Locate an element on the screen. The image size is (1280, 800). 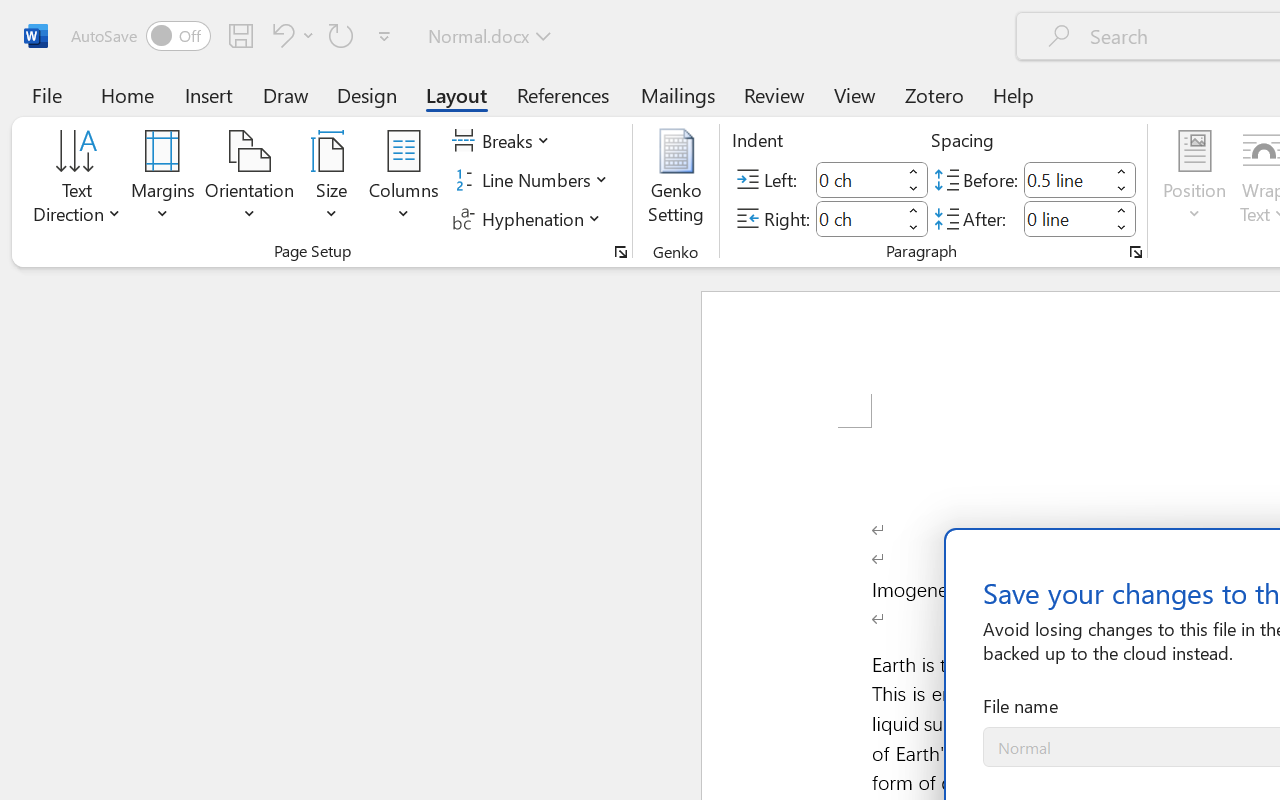
'Line Numbers' is located at coordinates (533, 179).